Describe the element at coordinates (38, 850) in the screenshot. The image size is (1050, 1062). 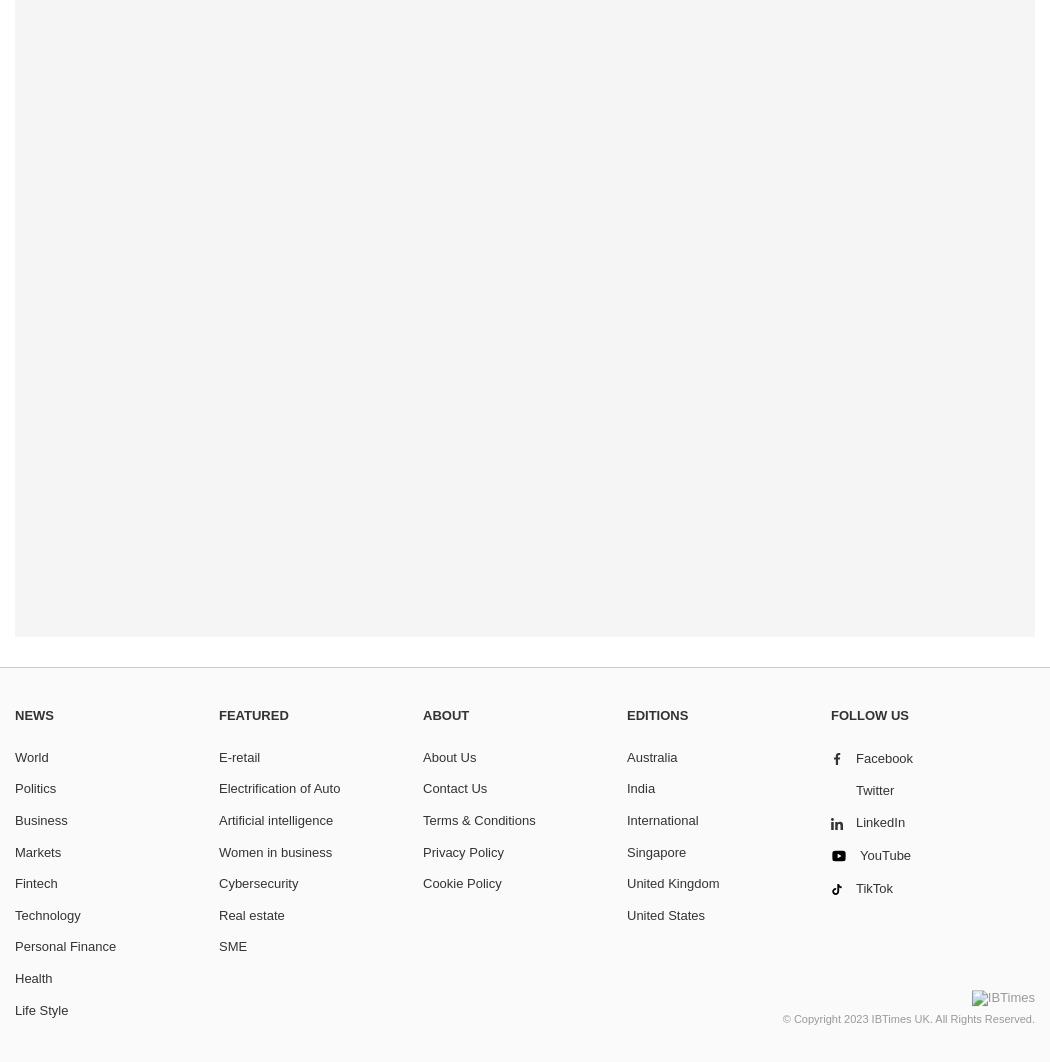
I see `'Markets'` at that location.